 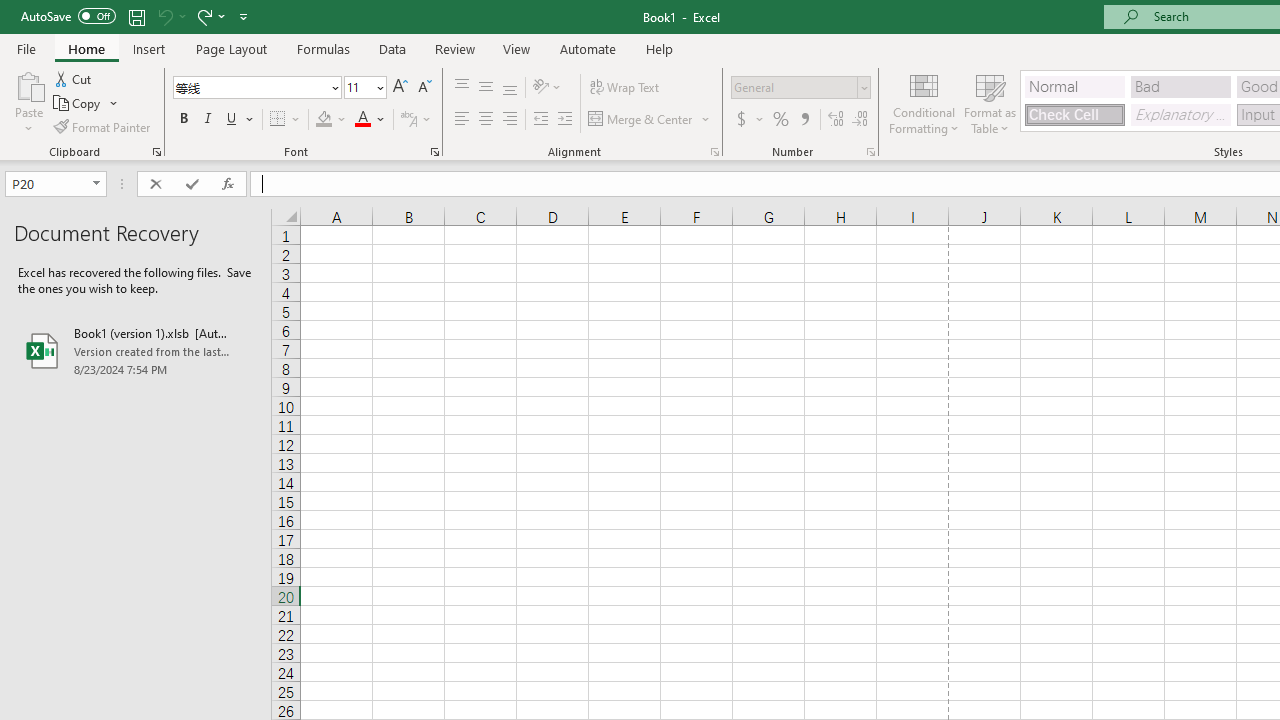 I want to click on 'Align Left', so click(x=461, y=119).